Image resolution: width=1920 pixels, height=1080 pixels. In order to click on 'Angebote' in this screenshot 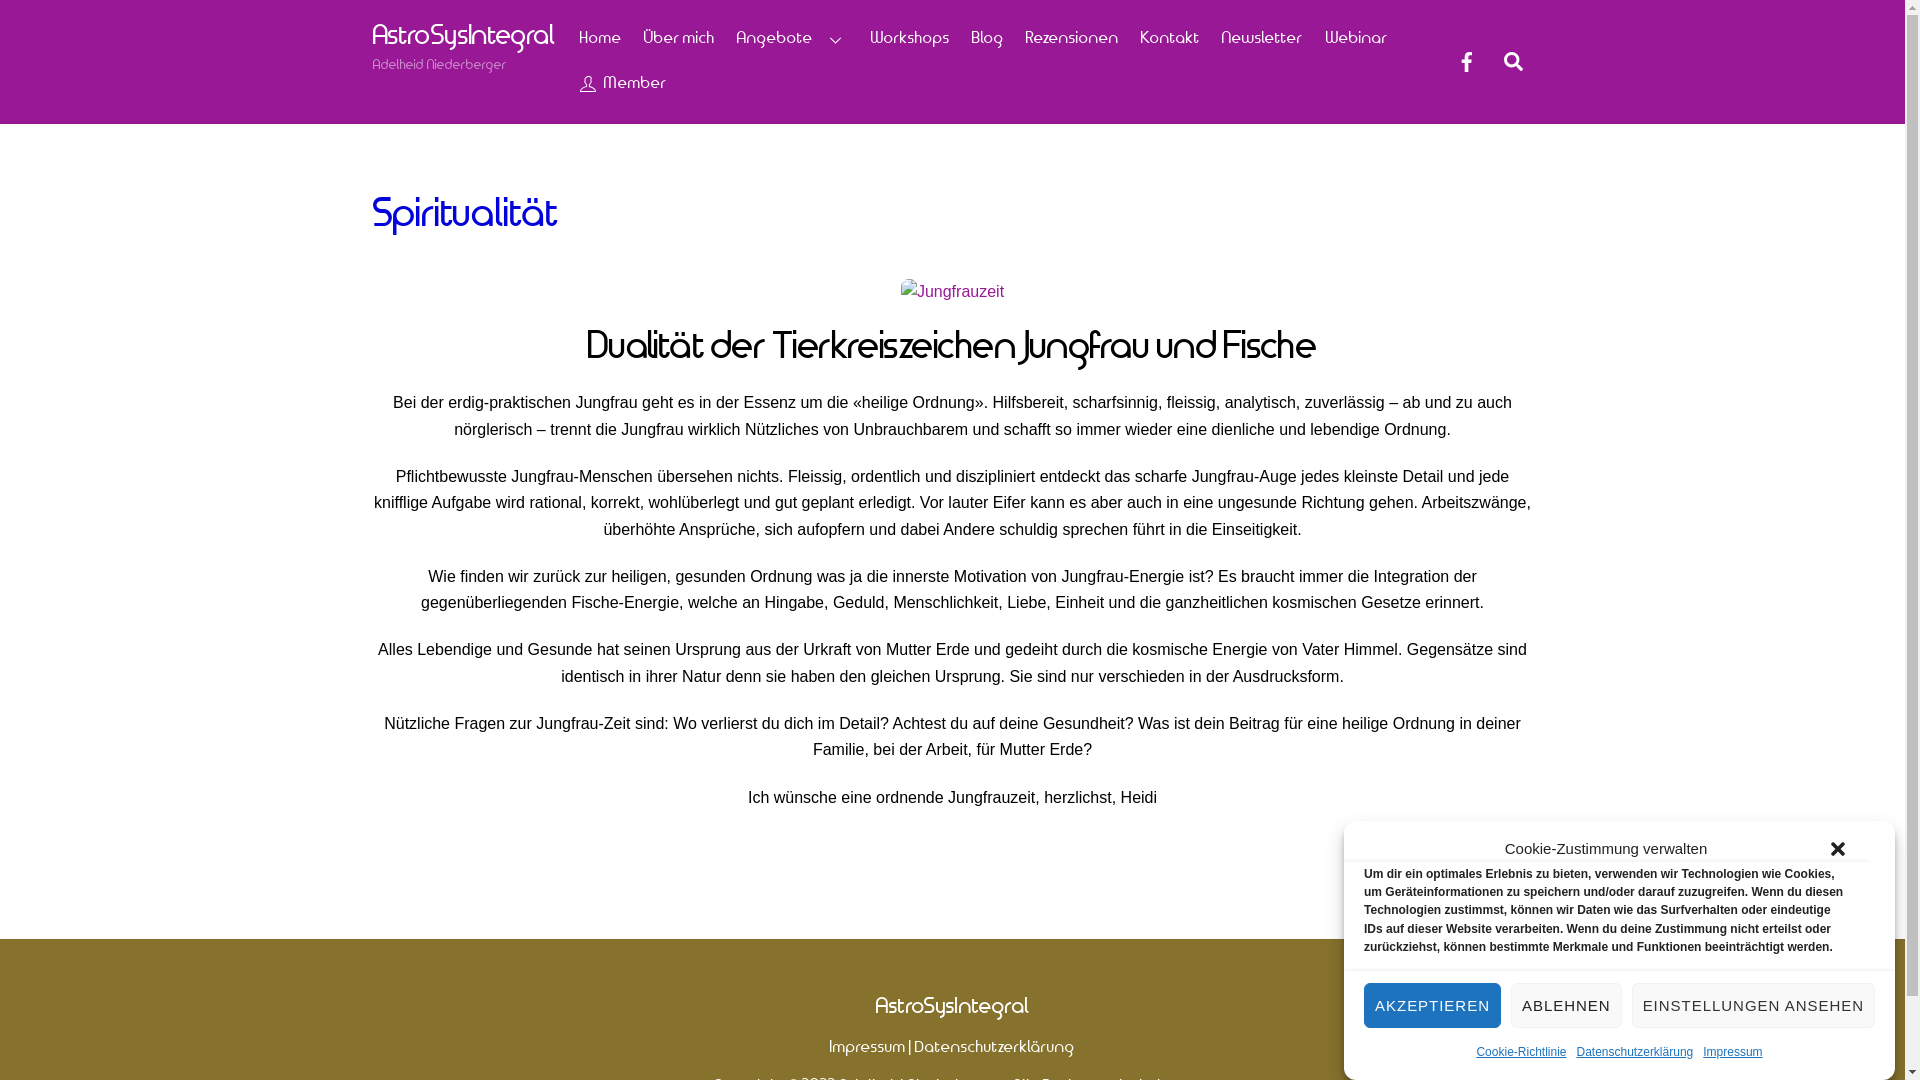, I will do `click(791, 38)`.